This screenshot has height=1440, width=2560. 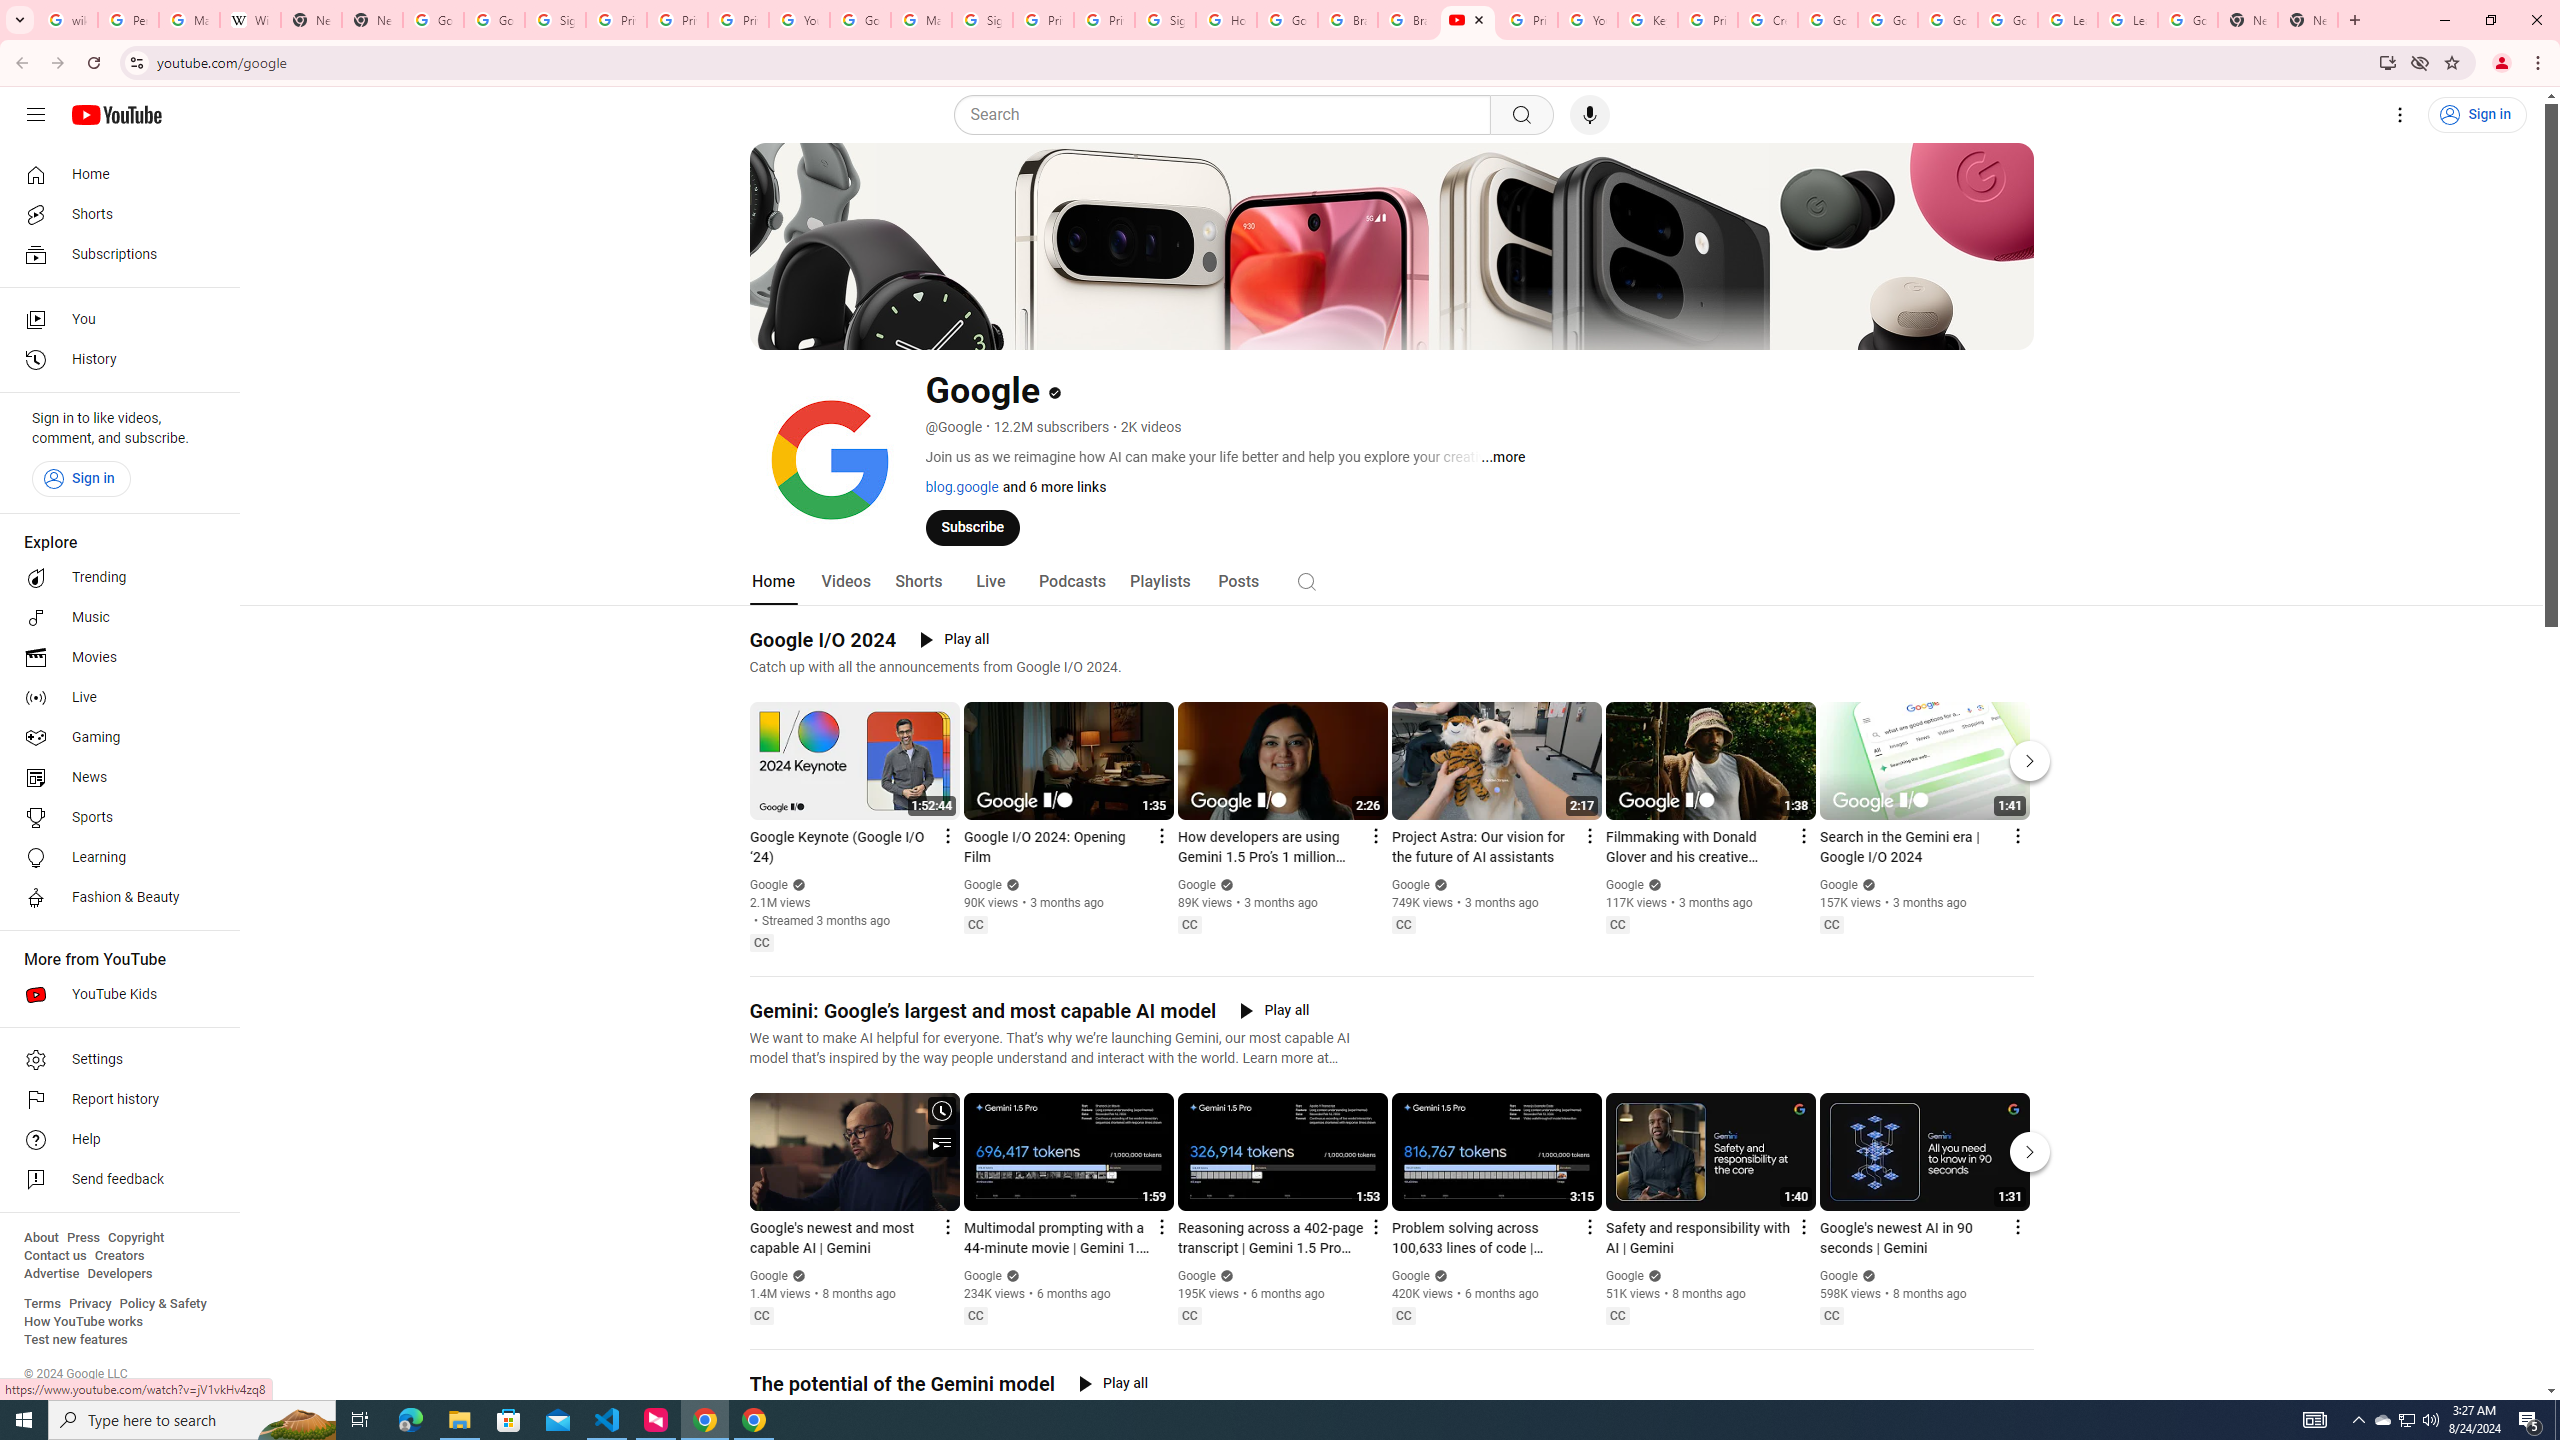 What do you see at coordinates (2388, 61) in the screenshot?
I see `'Install YouTube'` at bounding box center [2388, 61].